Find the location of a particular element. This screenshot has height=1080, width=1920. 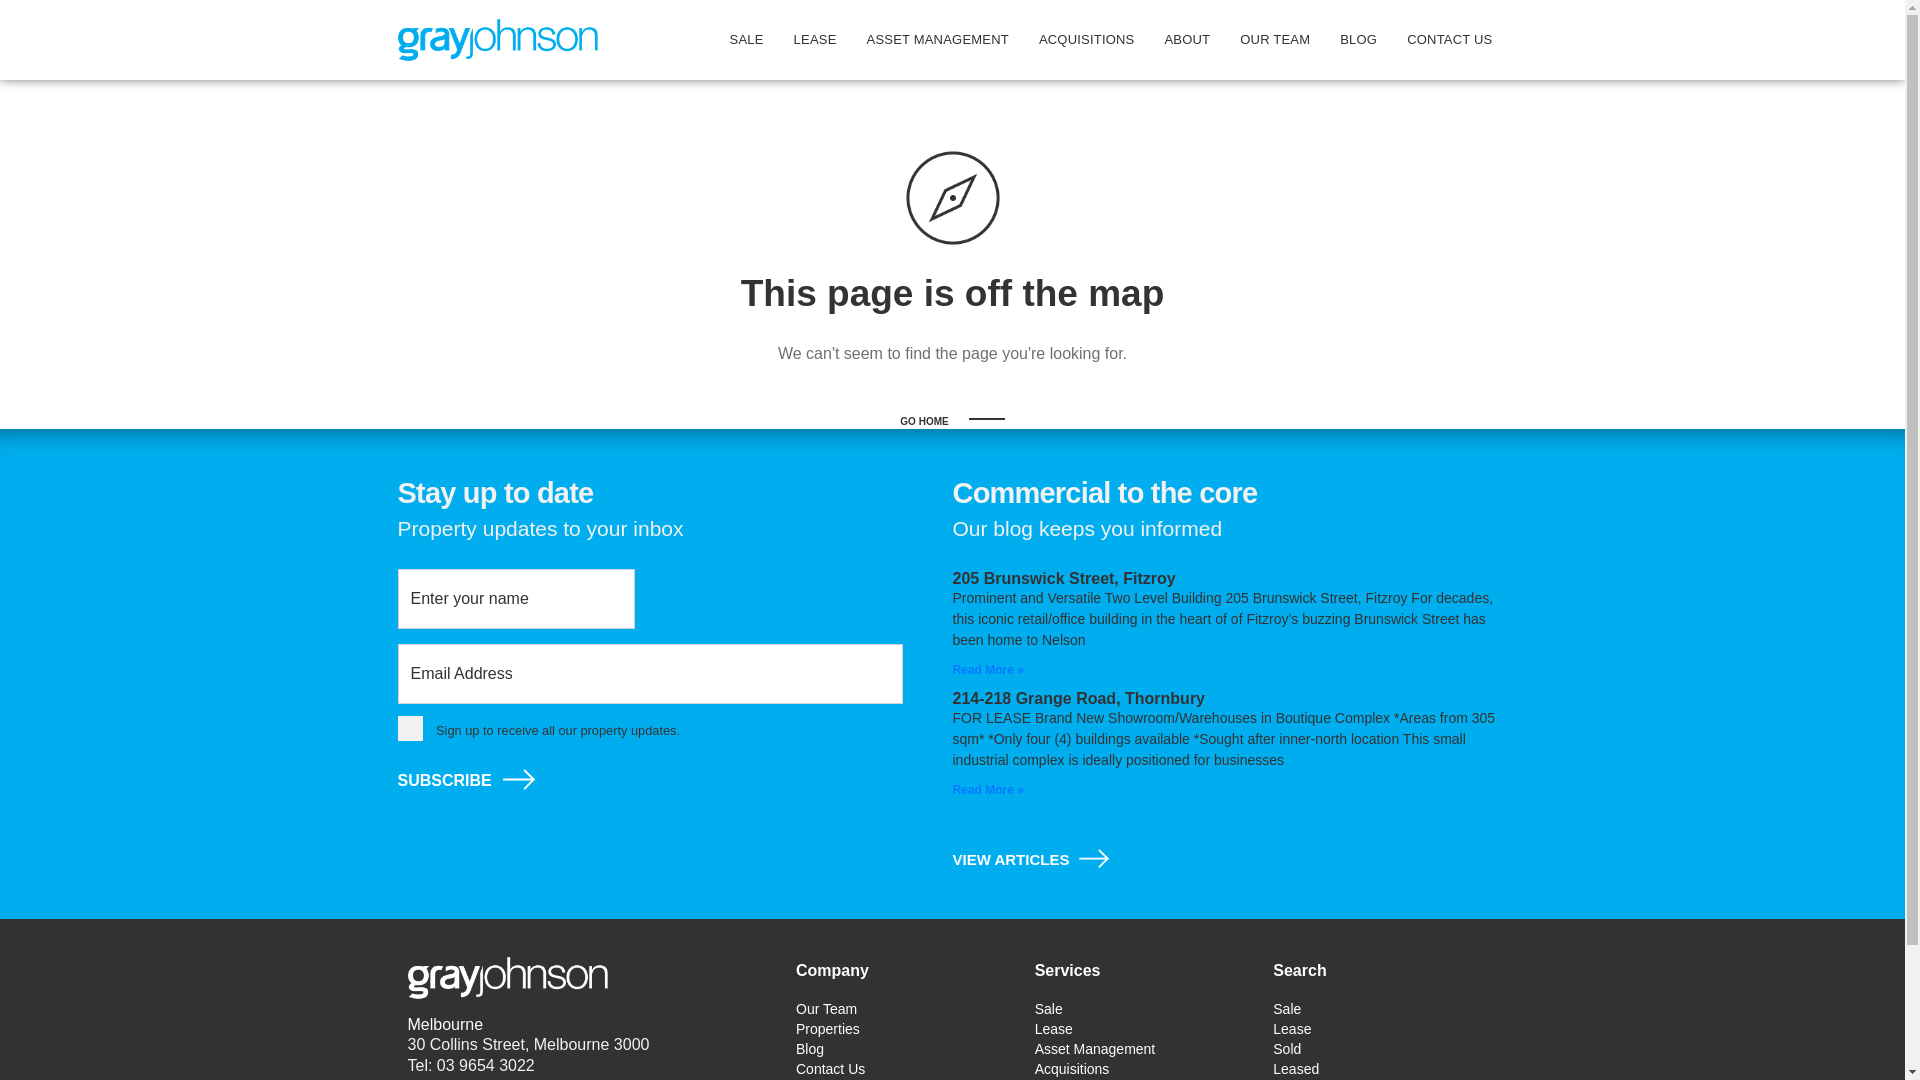

'ACQUISITIONS' is located at coordinates (1085, 39).